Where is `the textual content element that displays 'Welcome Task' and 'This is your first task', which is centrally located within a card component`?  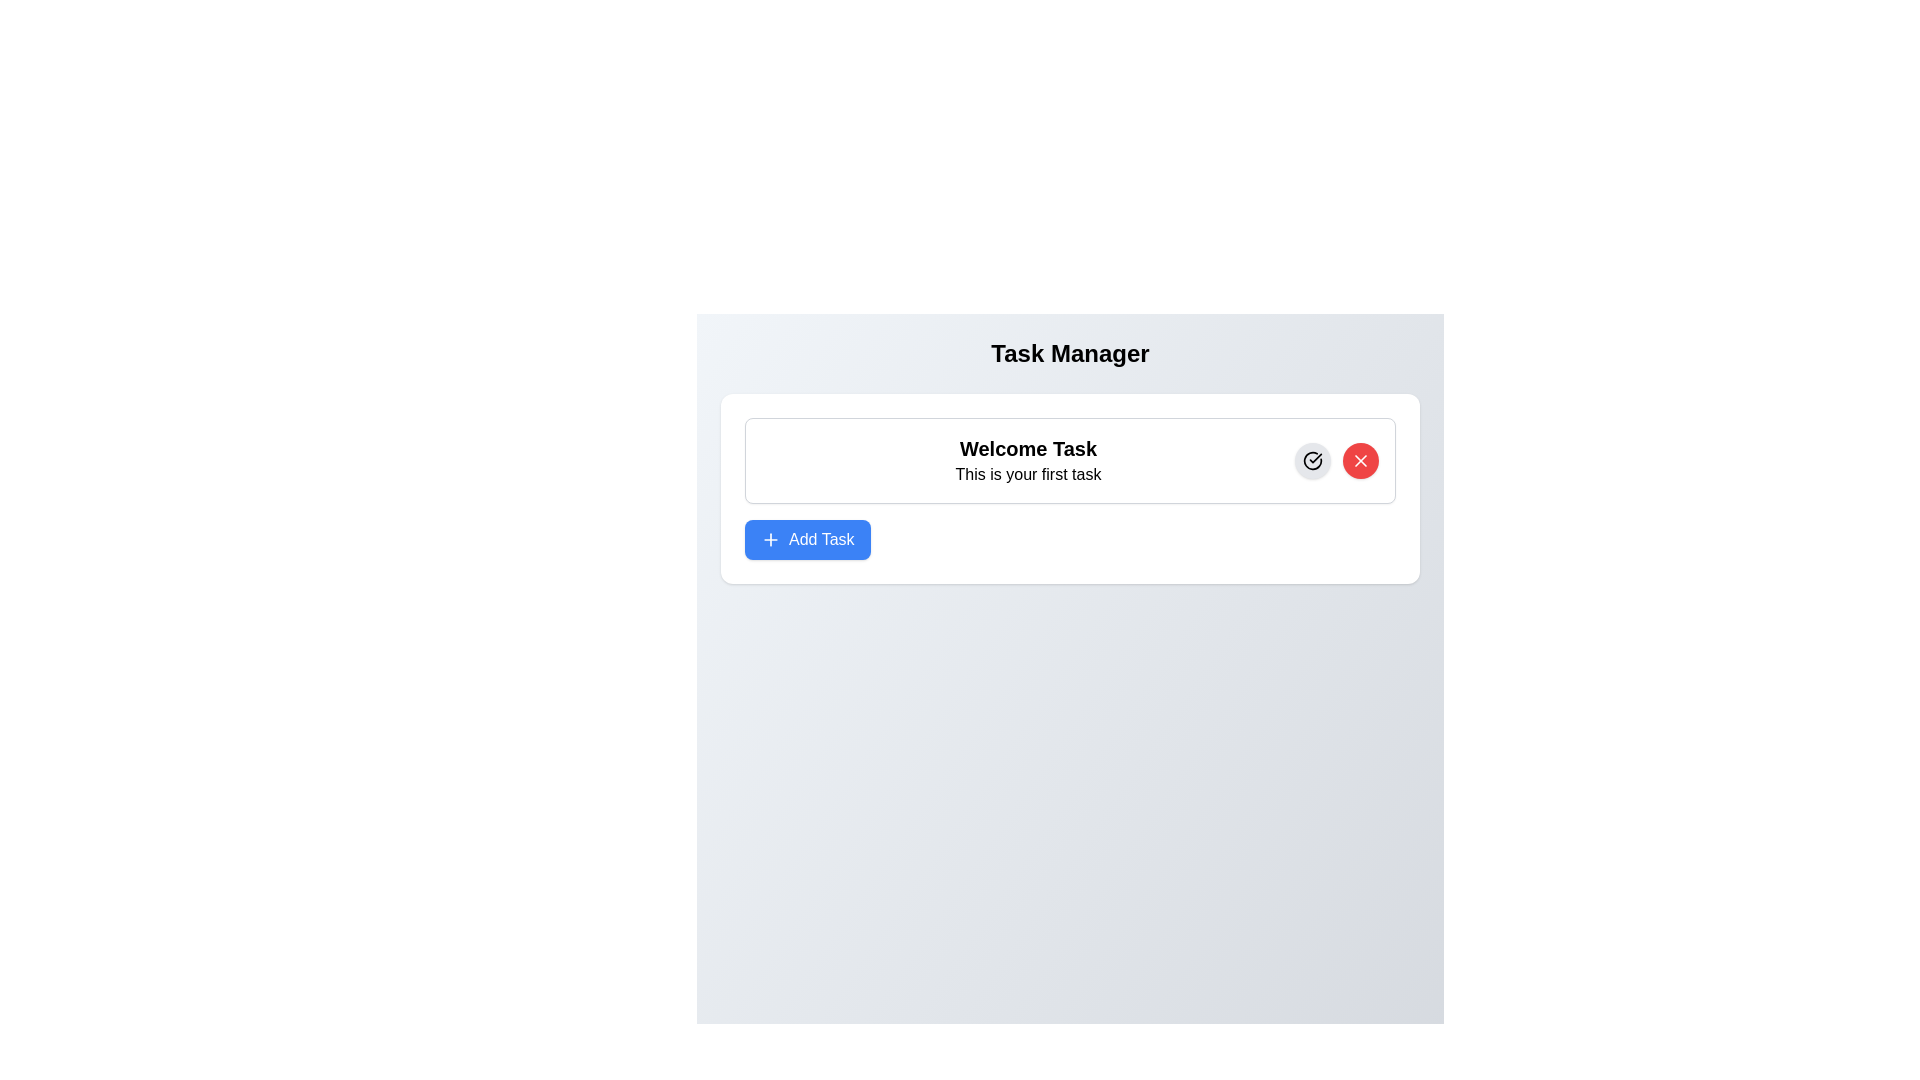 the textual content element that displays 'Welcome Task' and 'This is your first task', which is centrally located within a card component is located at coordinates (1028, 461).